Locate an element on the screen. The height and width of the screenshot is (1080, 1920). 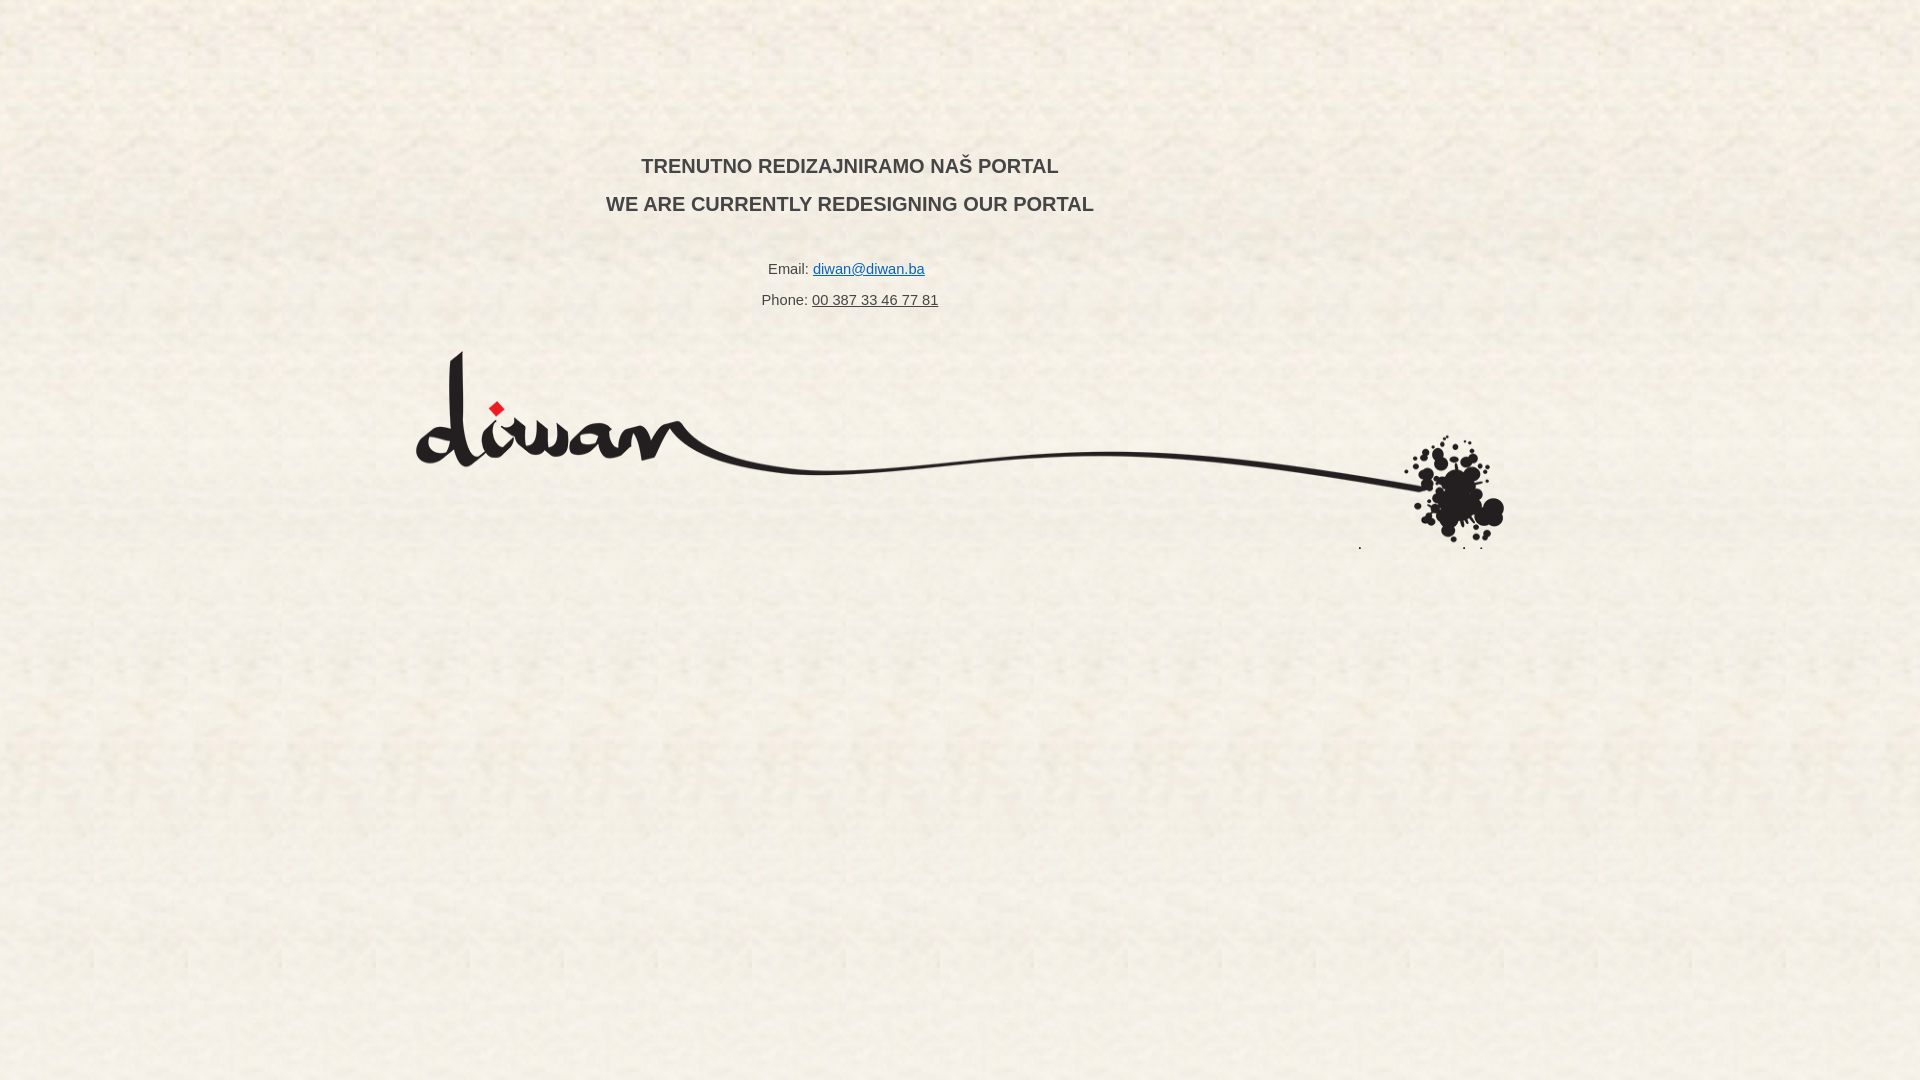
'diwan@diwan.ba' is located at coordinates (868, 268).